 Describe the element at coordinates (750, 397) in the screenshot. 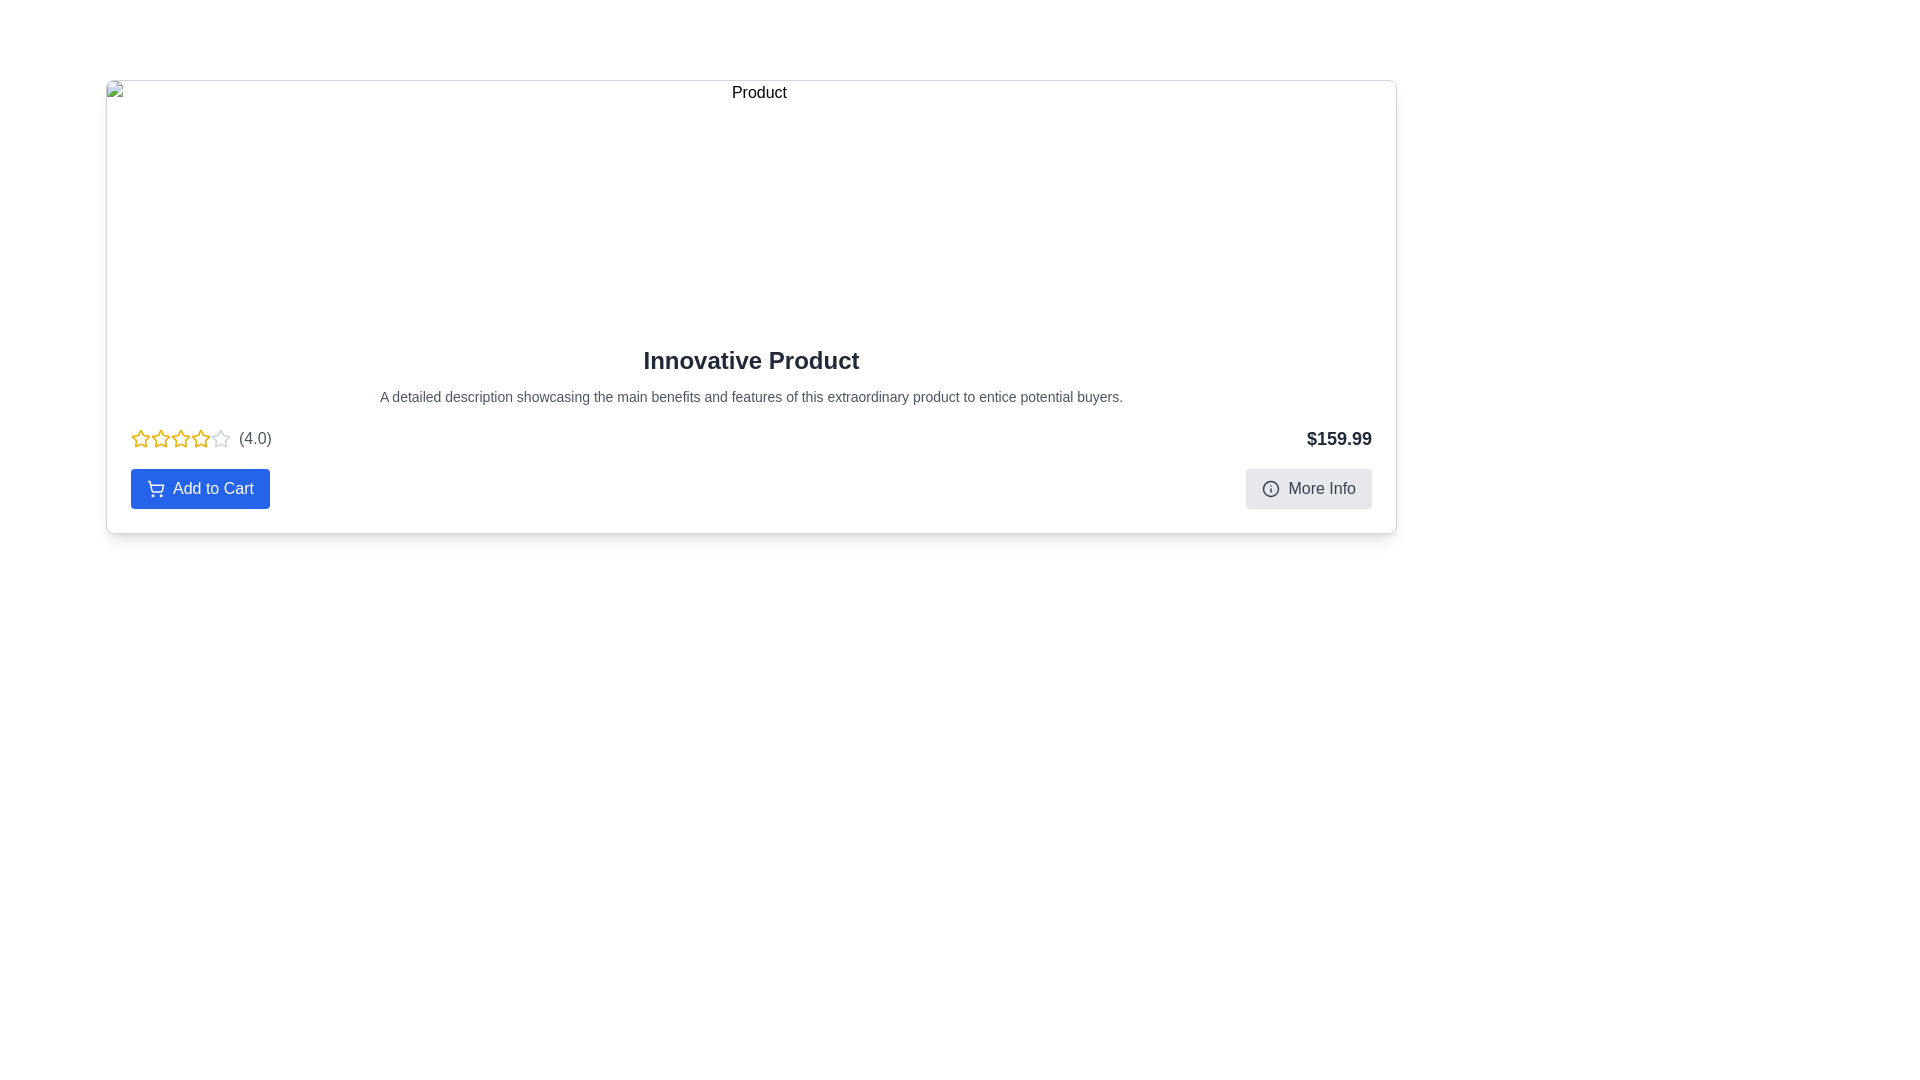

I see `the Text block that provides a descriptive summary of the product under the title 'Innovative Product' to possibly reveal more information` at that location.